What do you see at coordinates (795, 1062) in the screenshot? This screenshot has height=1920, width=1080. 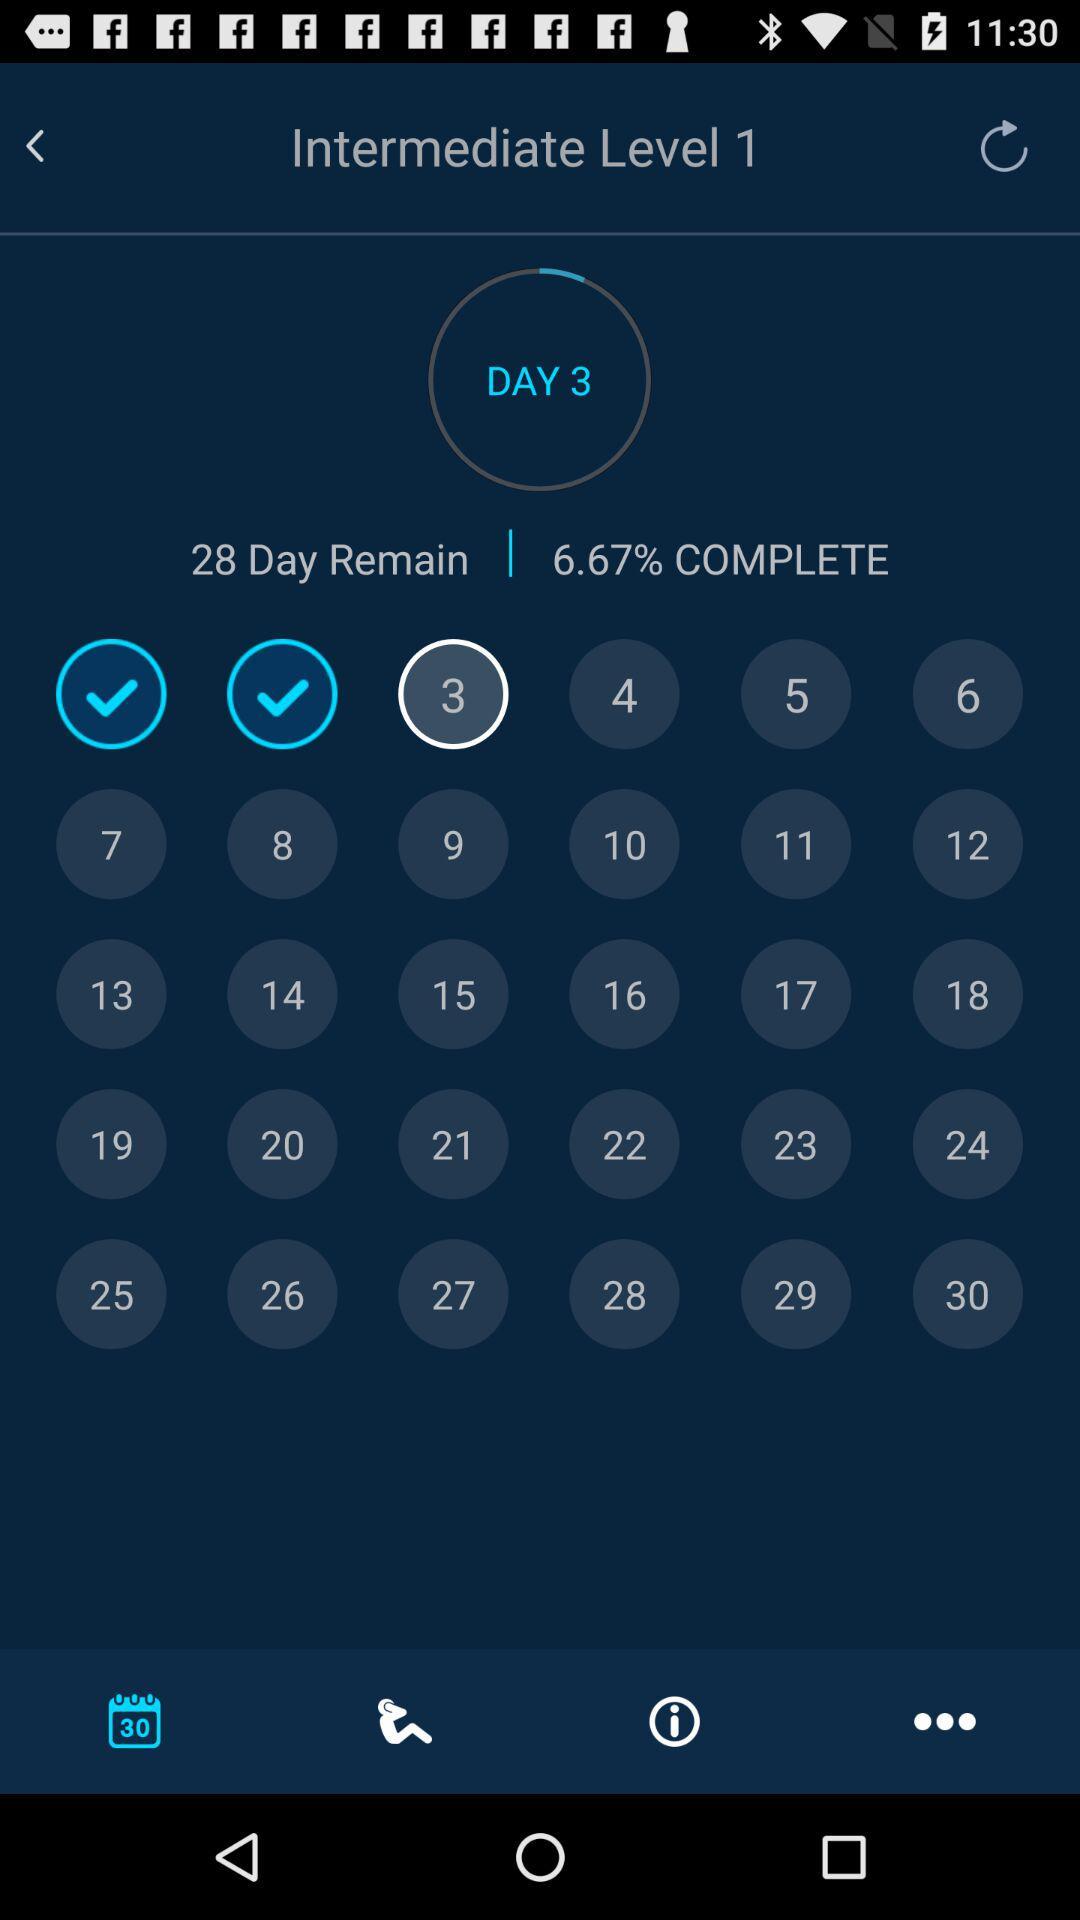 I see `the navigation icon` at bounding box center [795, 1062].